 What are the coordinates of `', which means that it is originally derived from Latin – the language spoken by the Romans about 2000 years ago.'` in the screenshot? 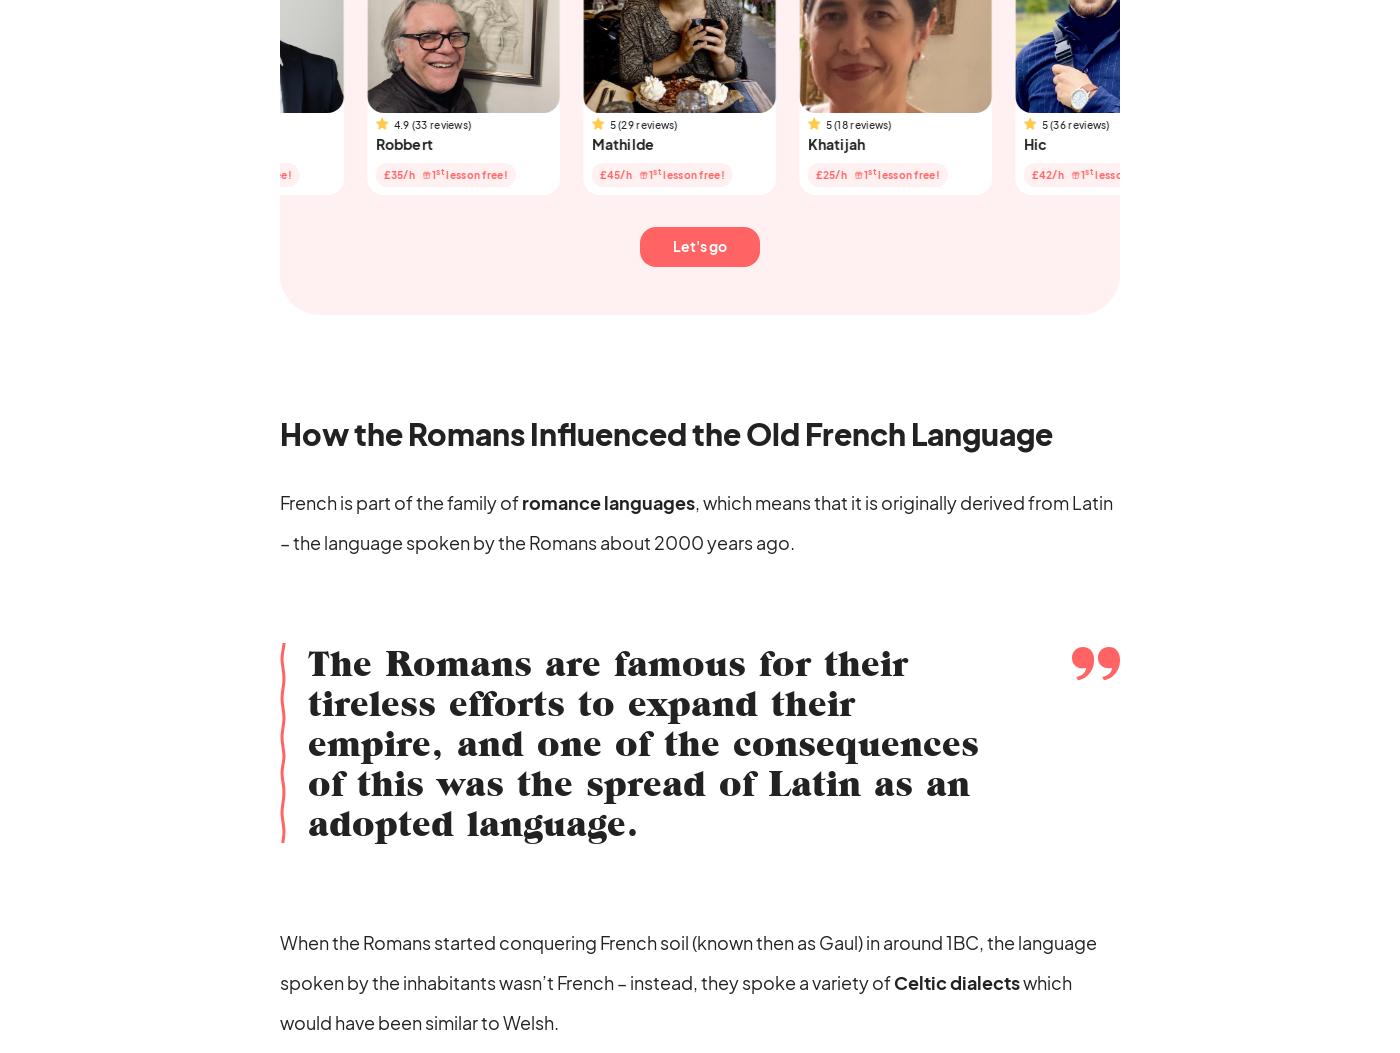 It's located at (696, 521).